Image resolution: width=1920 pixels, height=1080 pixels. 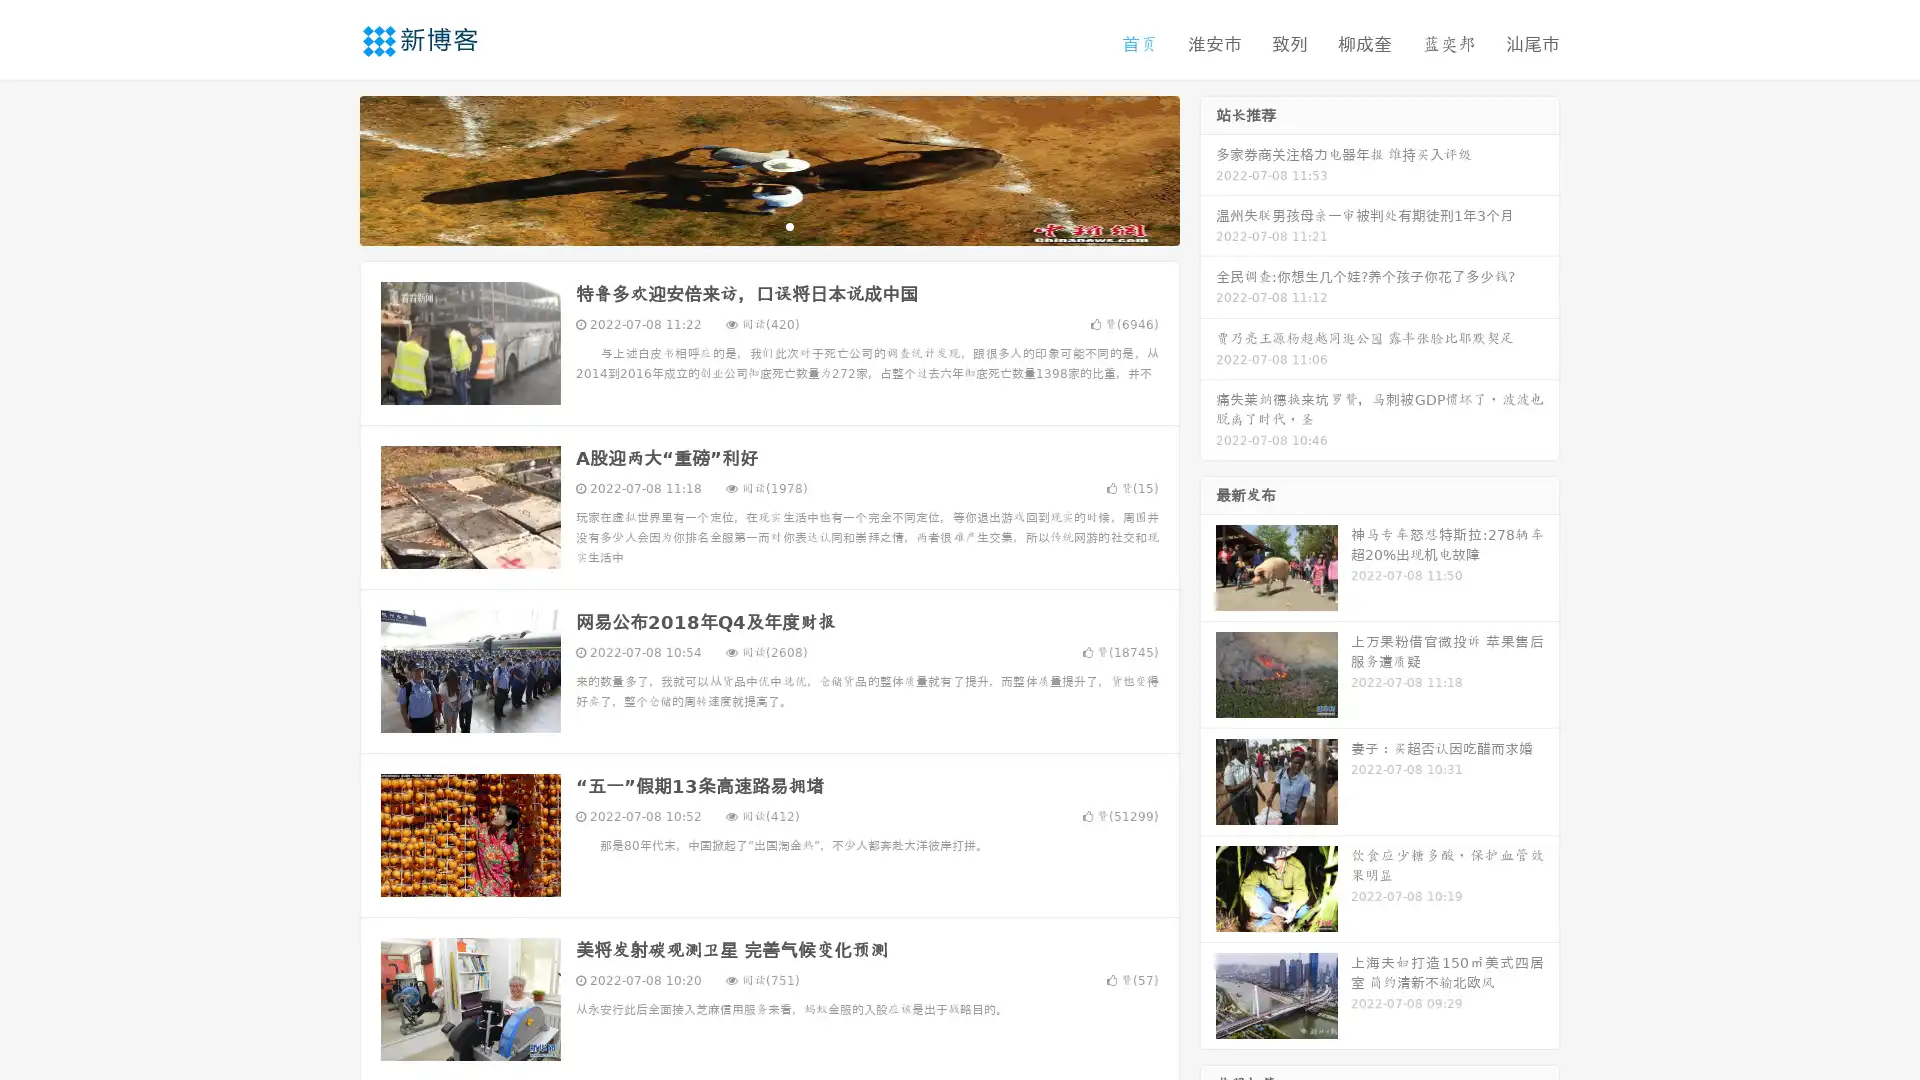 What do you see at coordinates (768, 225) in the screenshot?
I see `Go to slide 2` at bounding box center [768, 225].